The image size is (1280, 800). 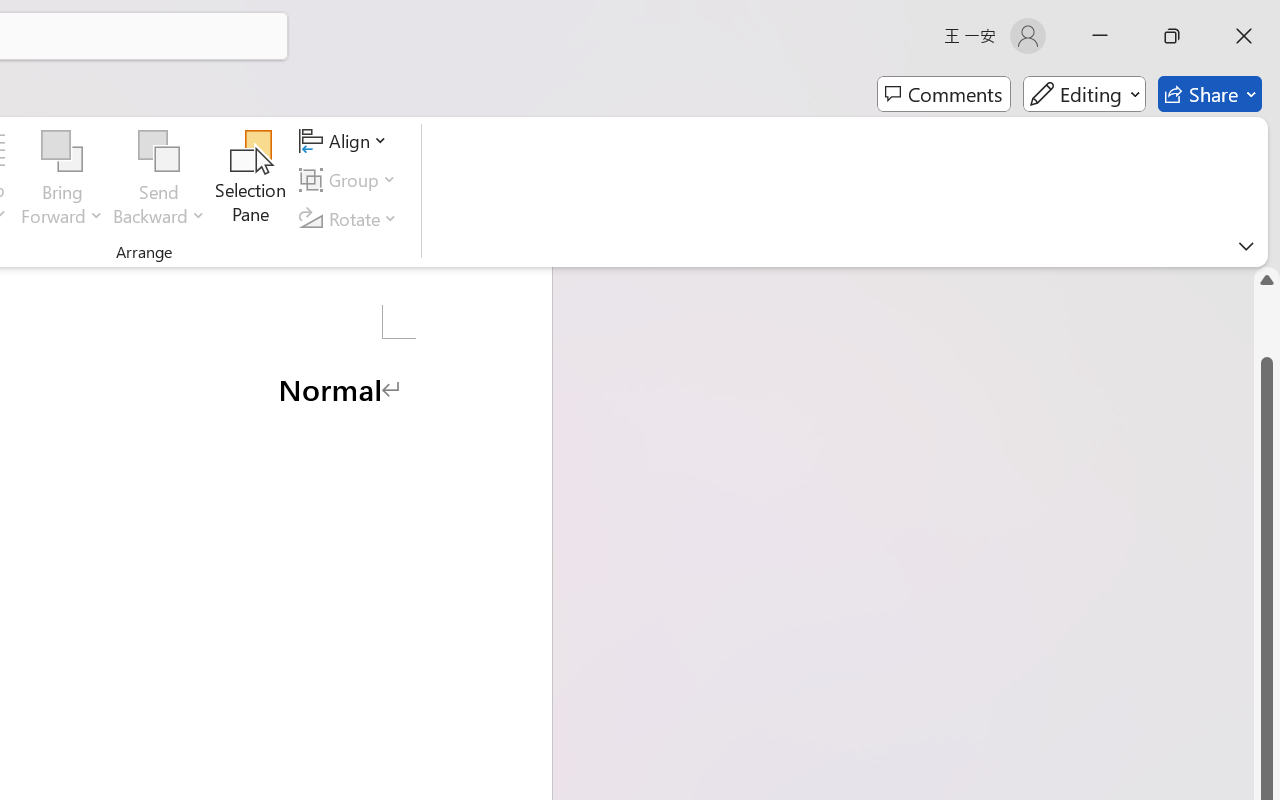 I want to click on 'Selection Pane...', so click(x=250, y=179).